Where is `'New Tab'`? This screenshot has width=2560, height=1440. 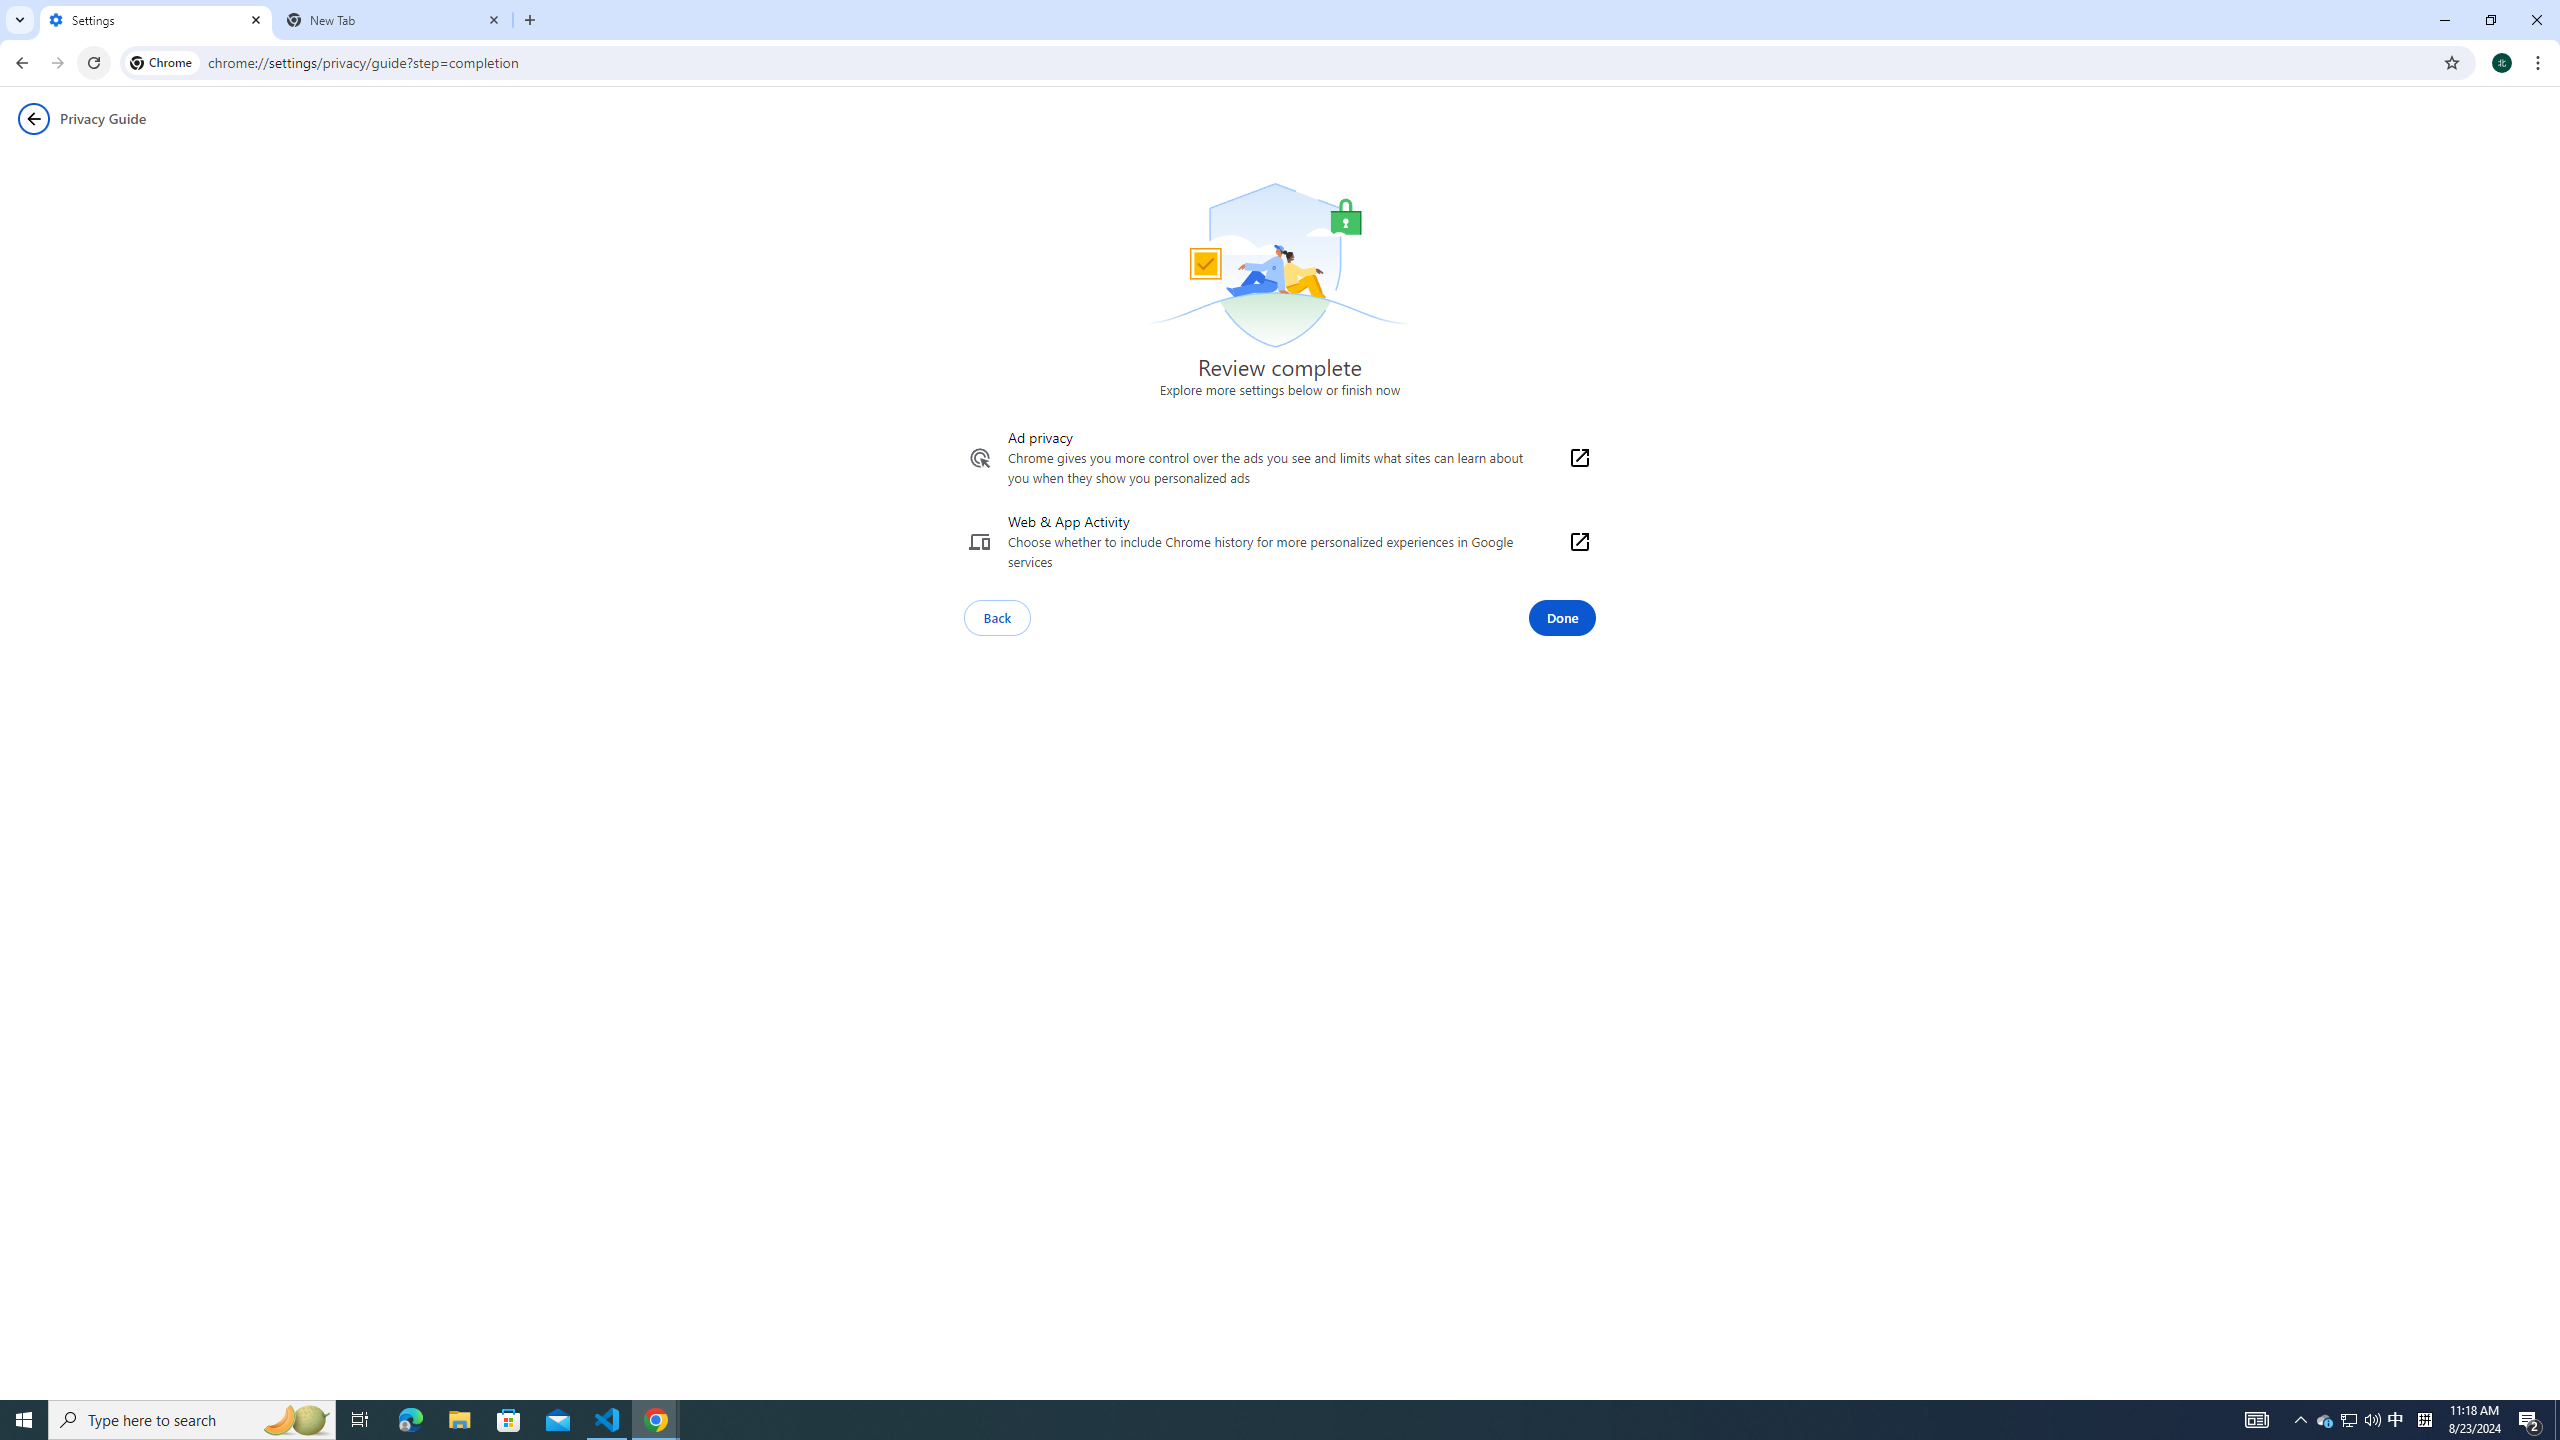 'New Tab' is located at coordinates (394, 19).